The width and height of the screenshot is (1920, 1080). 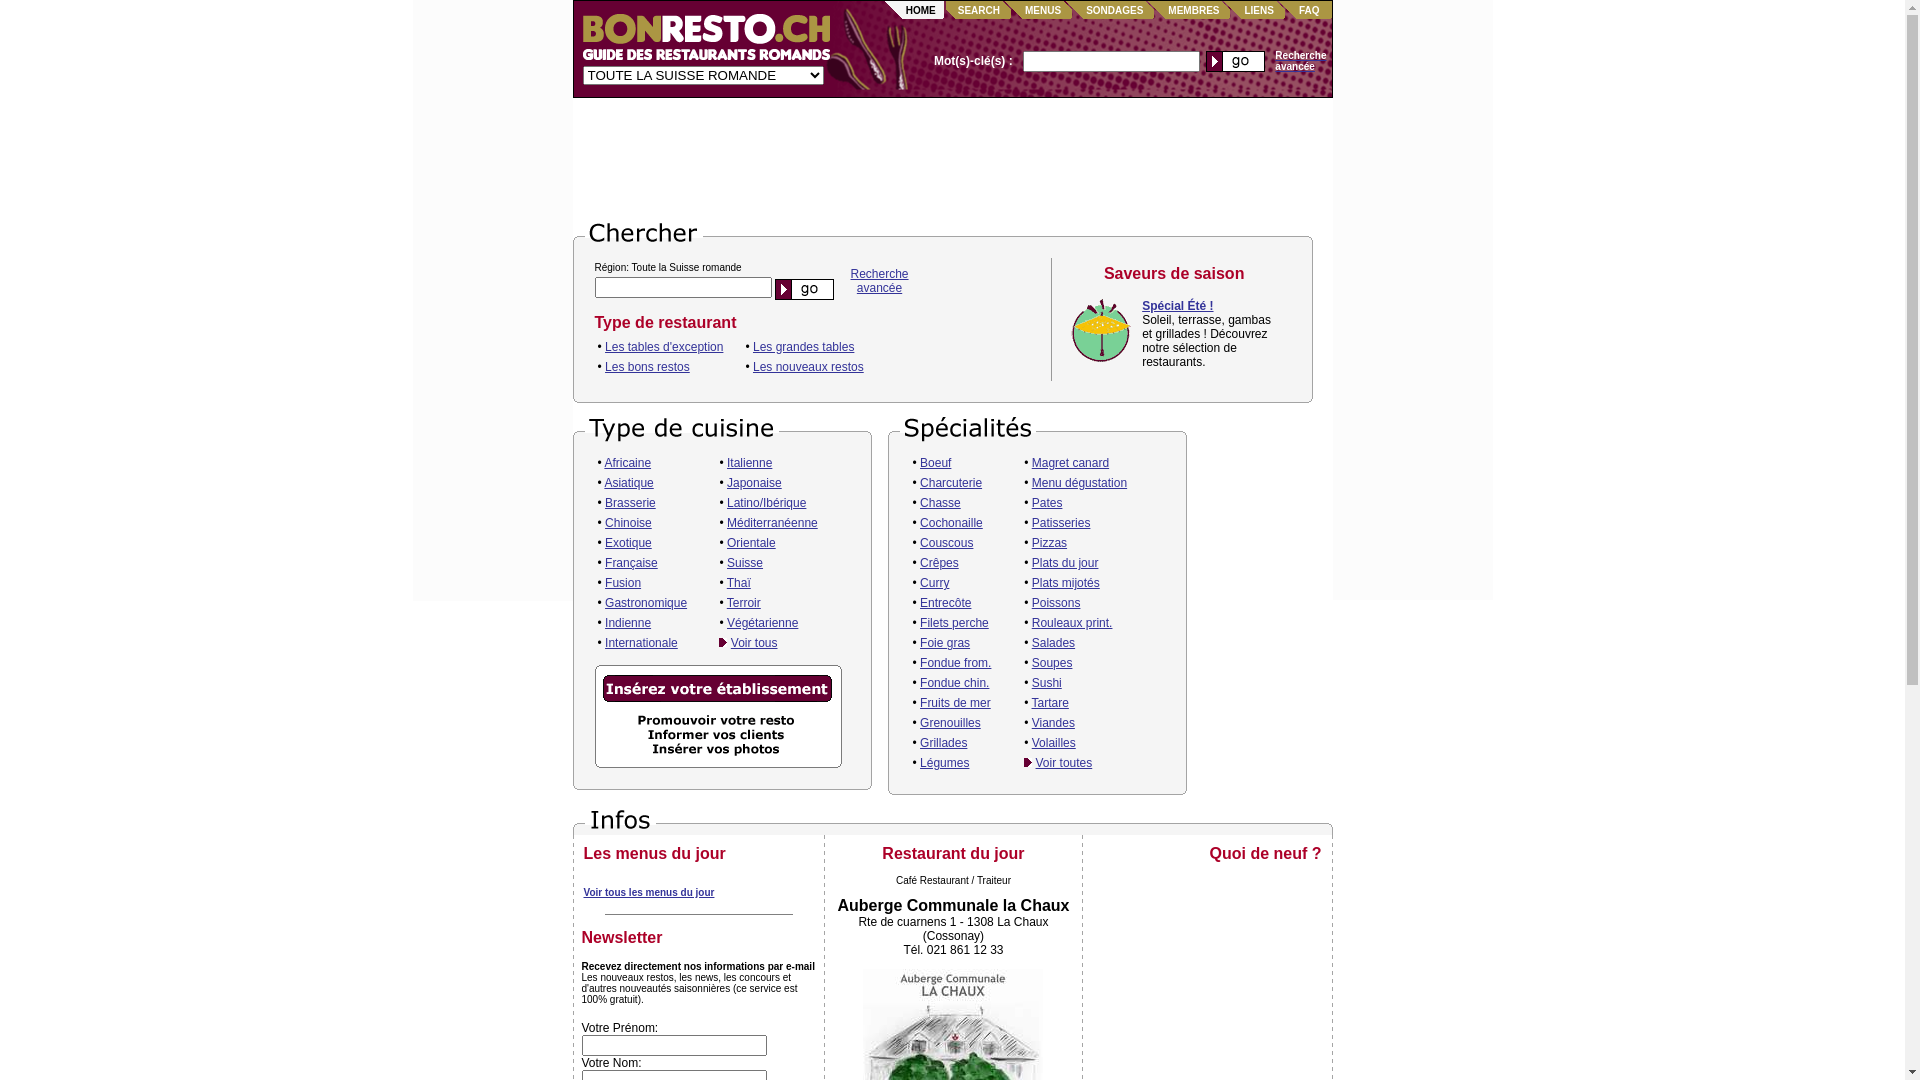 What do you see at coordinates (1071, 622) in the screenshot?
I see `'Rouleaux print.'` at bounding box center [1071, 622].